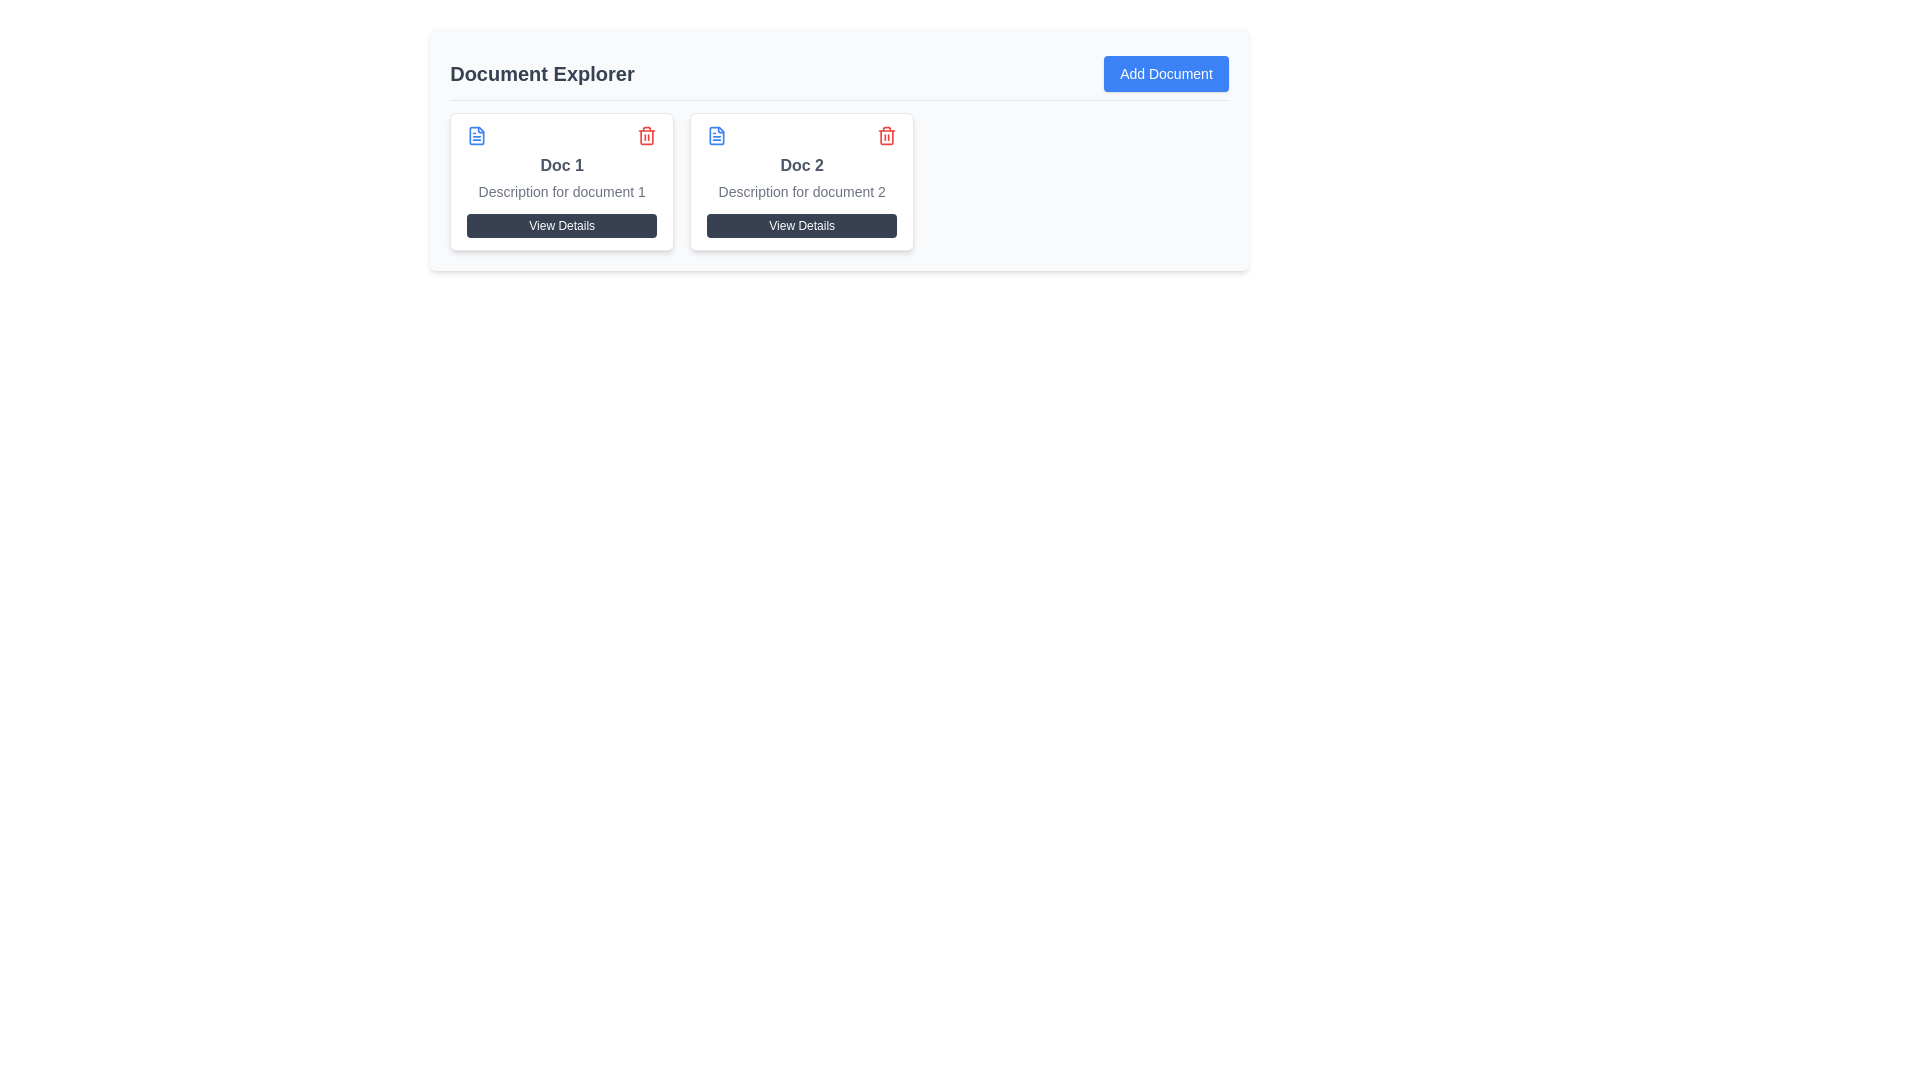 The width and height of the screenshot is (1920, 1080). Describe the element at coordinates (1166, 72) in the screenshot. I see `the 'Add Document' button located` at that location.